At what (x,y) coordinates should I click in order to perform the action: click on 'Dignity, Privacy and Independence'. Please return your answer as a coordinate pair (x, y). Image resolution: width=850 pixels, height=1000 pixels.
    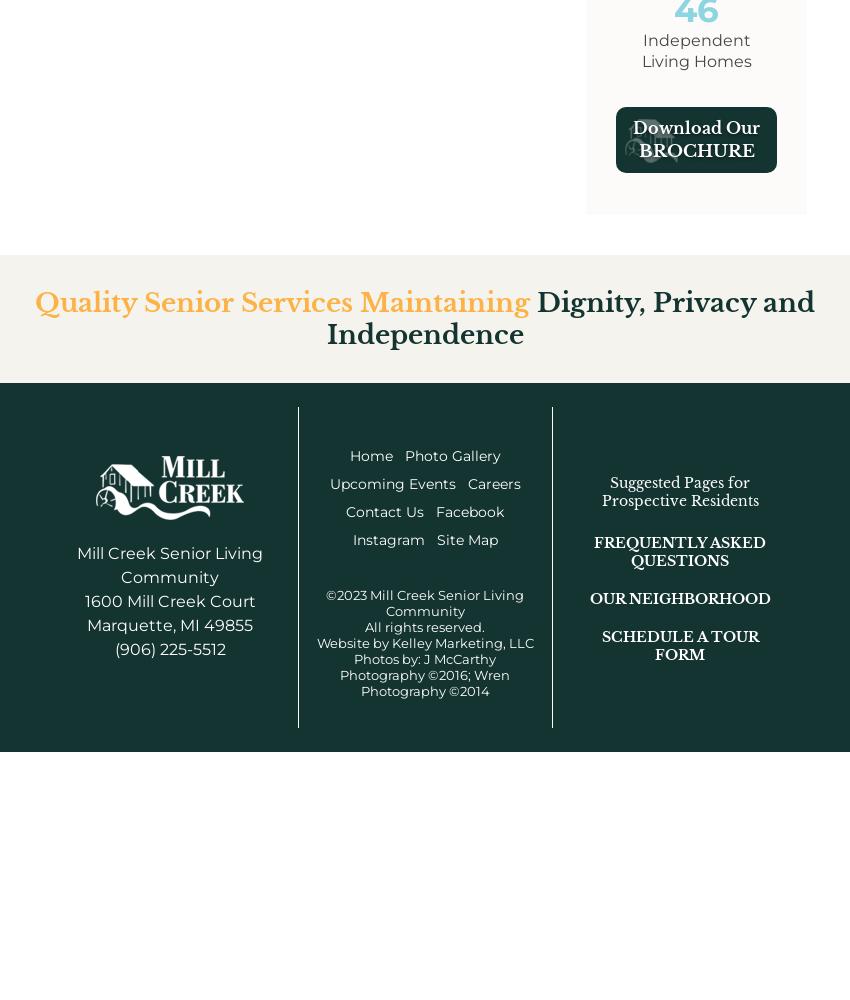
    Looking at the image, I should click on (570, 317).